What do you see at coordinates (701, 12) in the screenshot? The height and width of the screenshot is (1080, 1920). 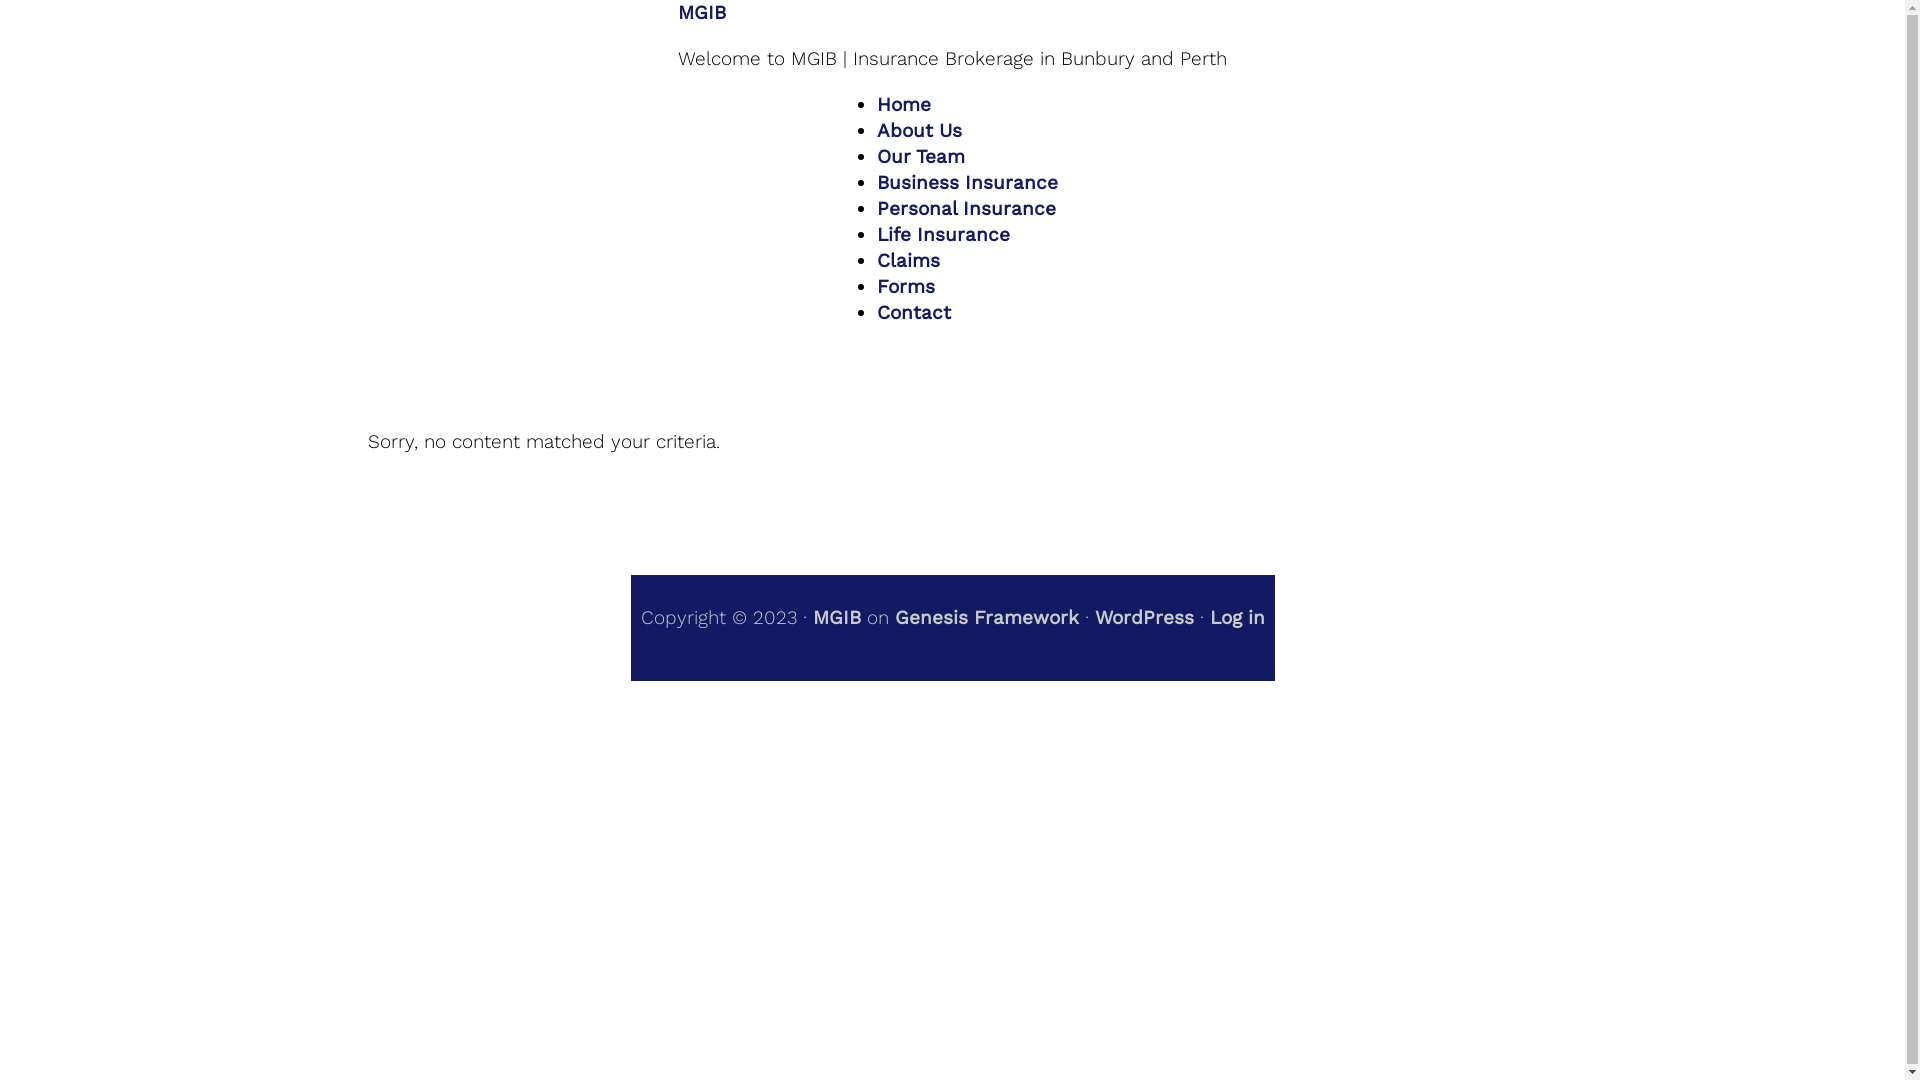 I see `'MGIB'` at bounding box center [701, 12].